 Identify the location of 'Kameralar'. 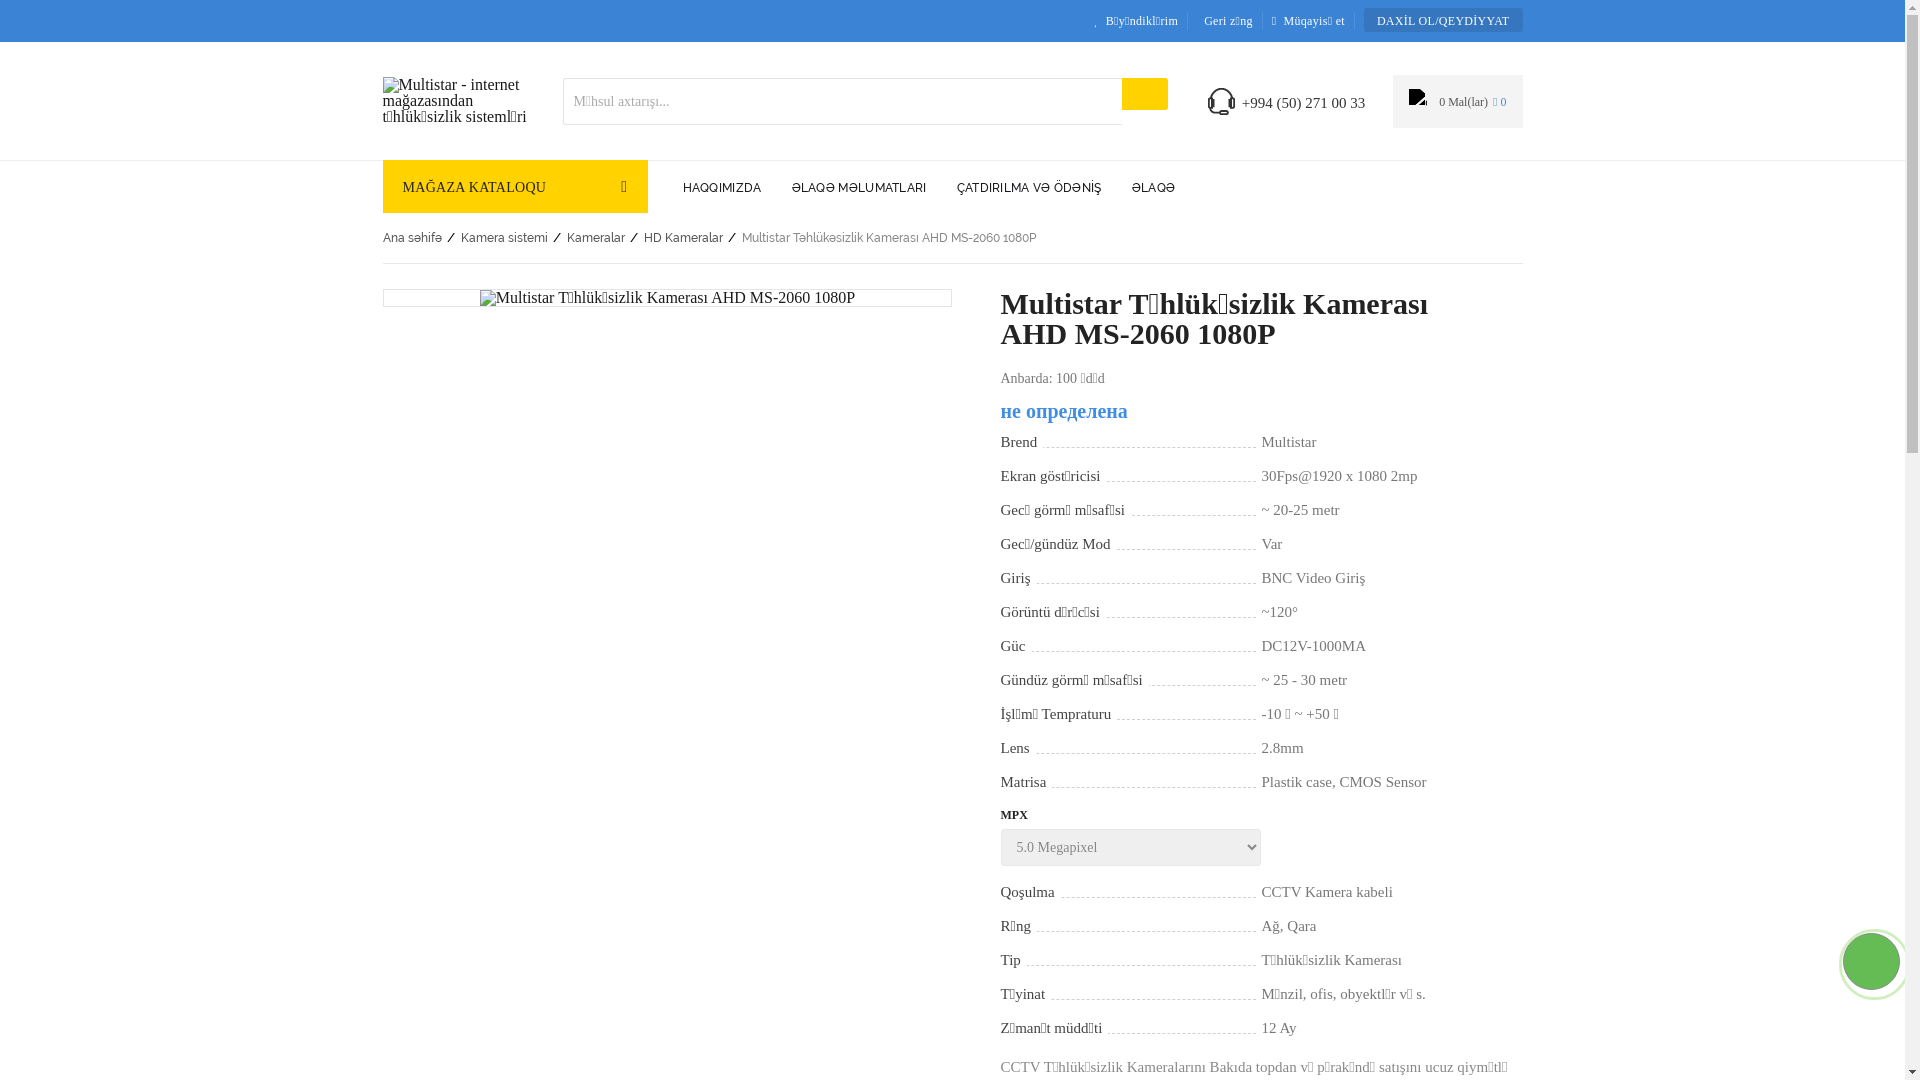
(594, 237).